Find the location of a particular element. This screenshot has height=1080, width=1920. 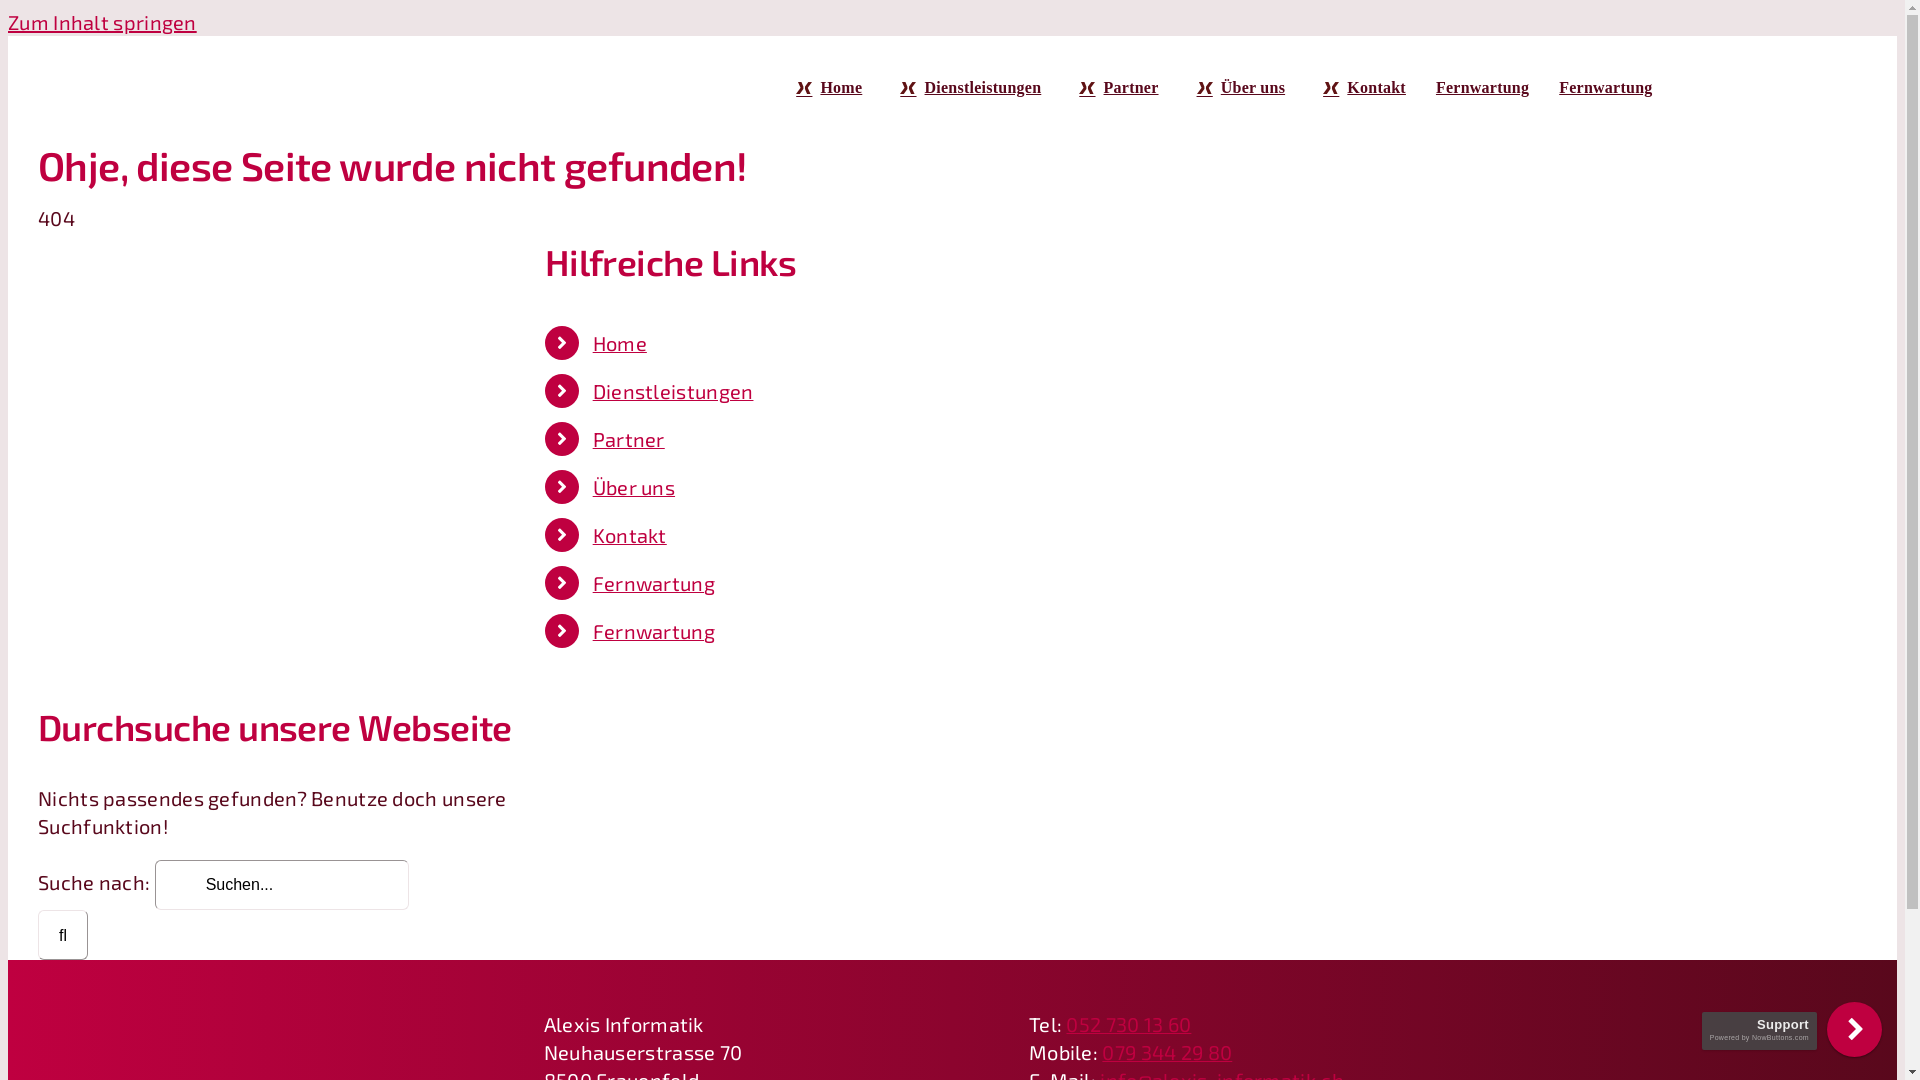

'link' is located at coordinates (1853, 1029).